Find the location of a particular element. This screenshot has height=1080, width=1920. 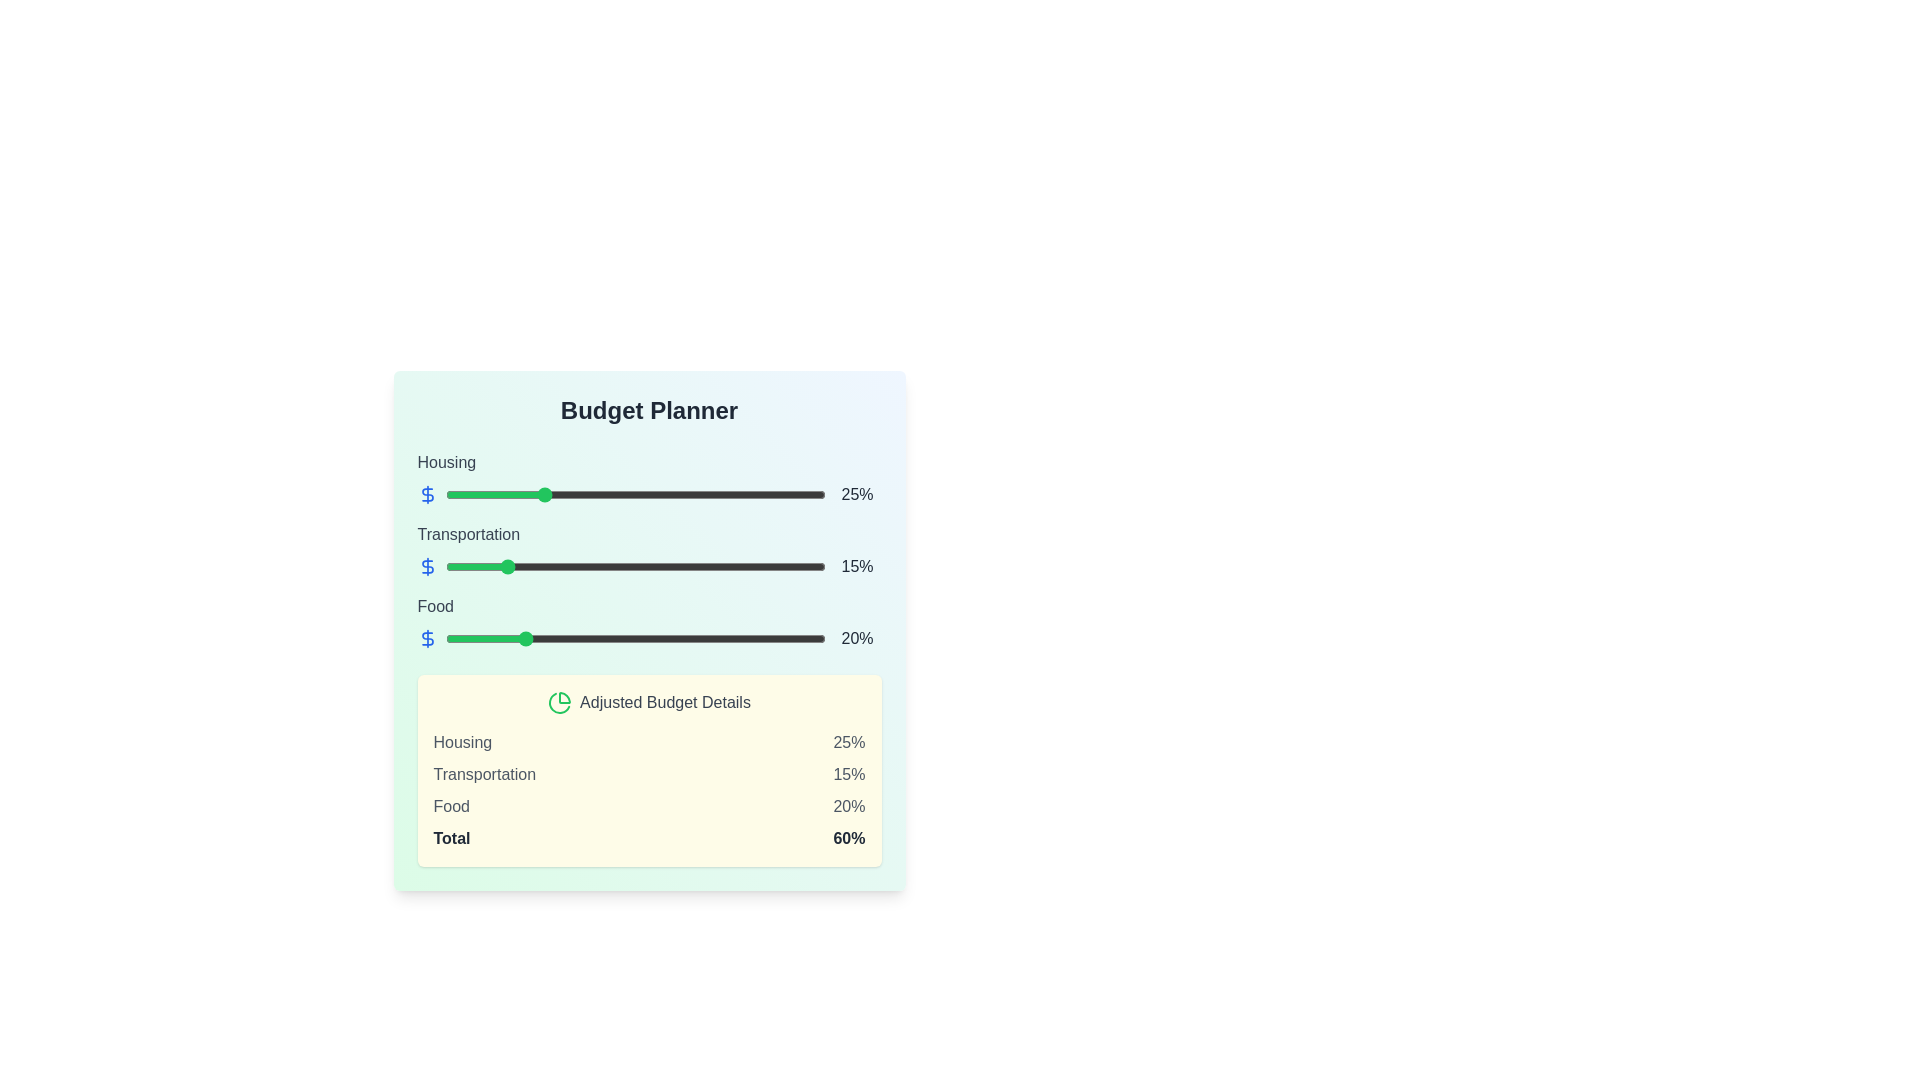

the circular icon styled as a pie chart with a green outline, positioned to the left of the text 'Adjusted Budget Details' is located at coordinates (560, 701).